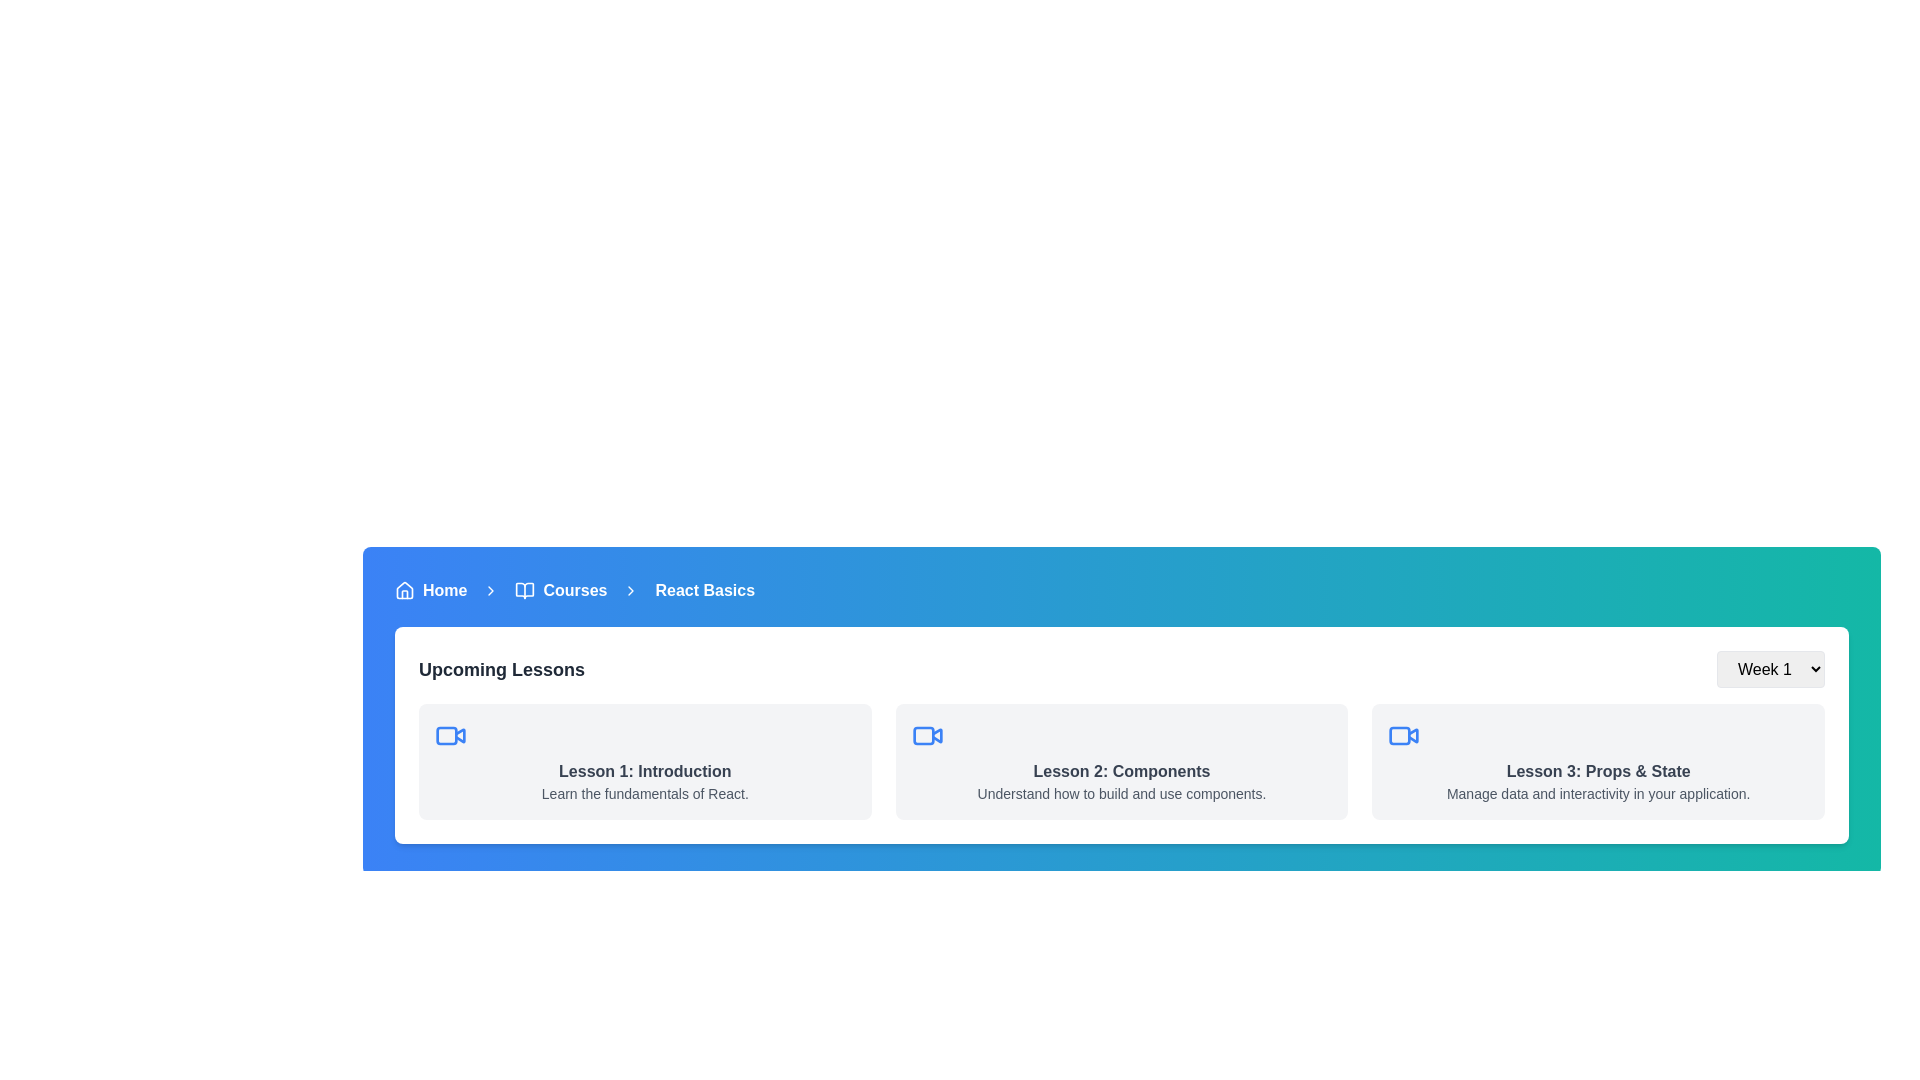 The height and width of the screenshot is (1080, 1920). I want to click on the video content icon located in the third card of the 'Upcoming Lessons' section, so click(1403, 736).